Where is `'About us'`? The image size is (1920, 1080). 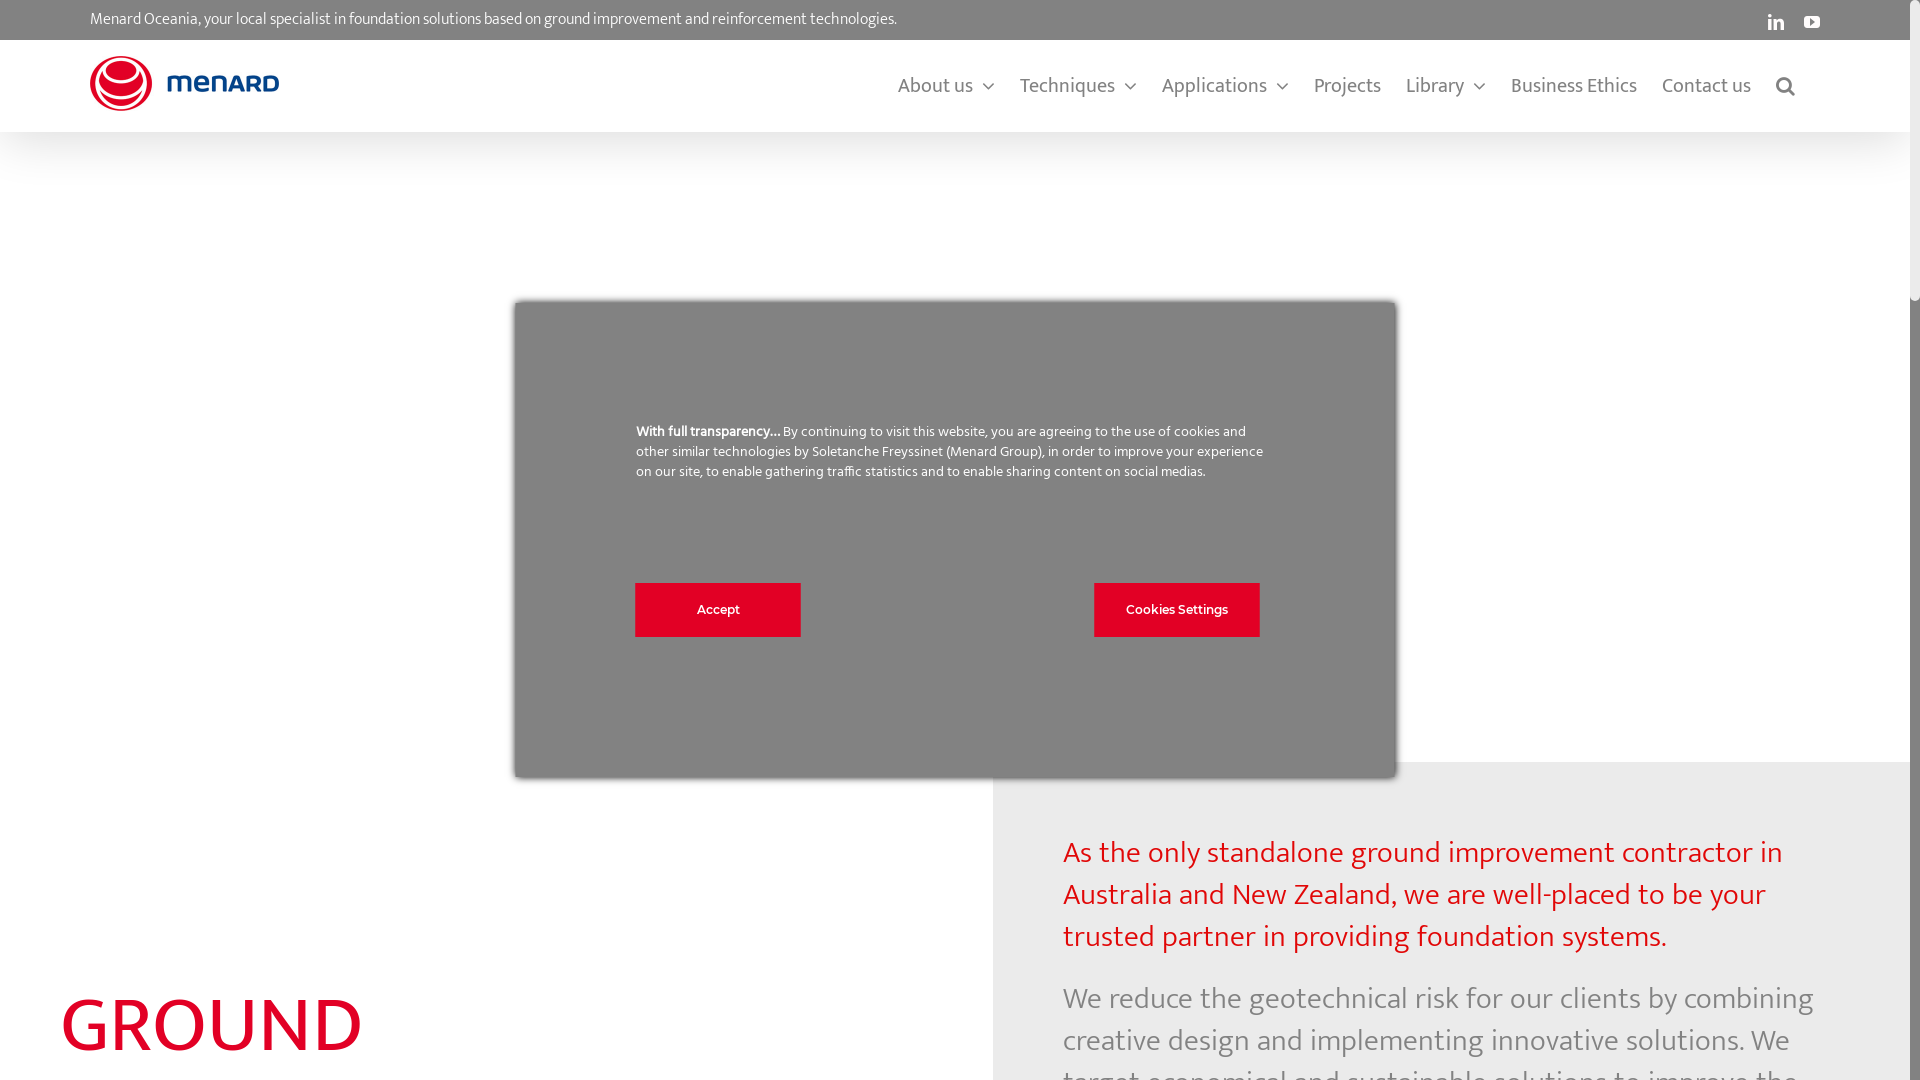 'About us' is located at coordinates (945, 84).